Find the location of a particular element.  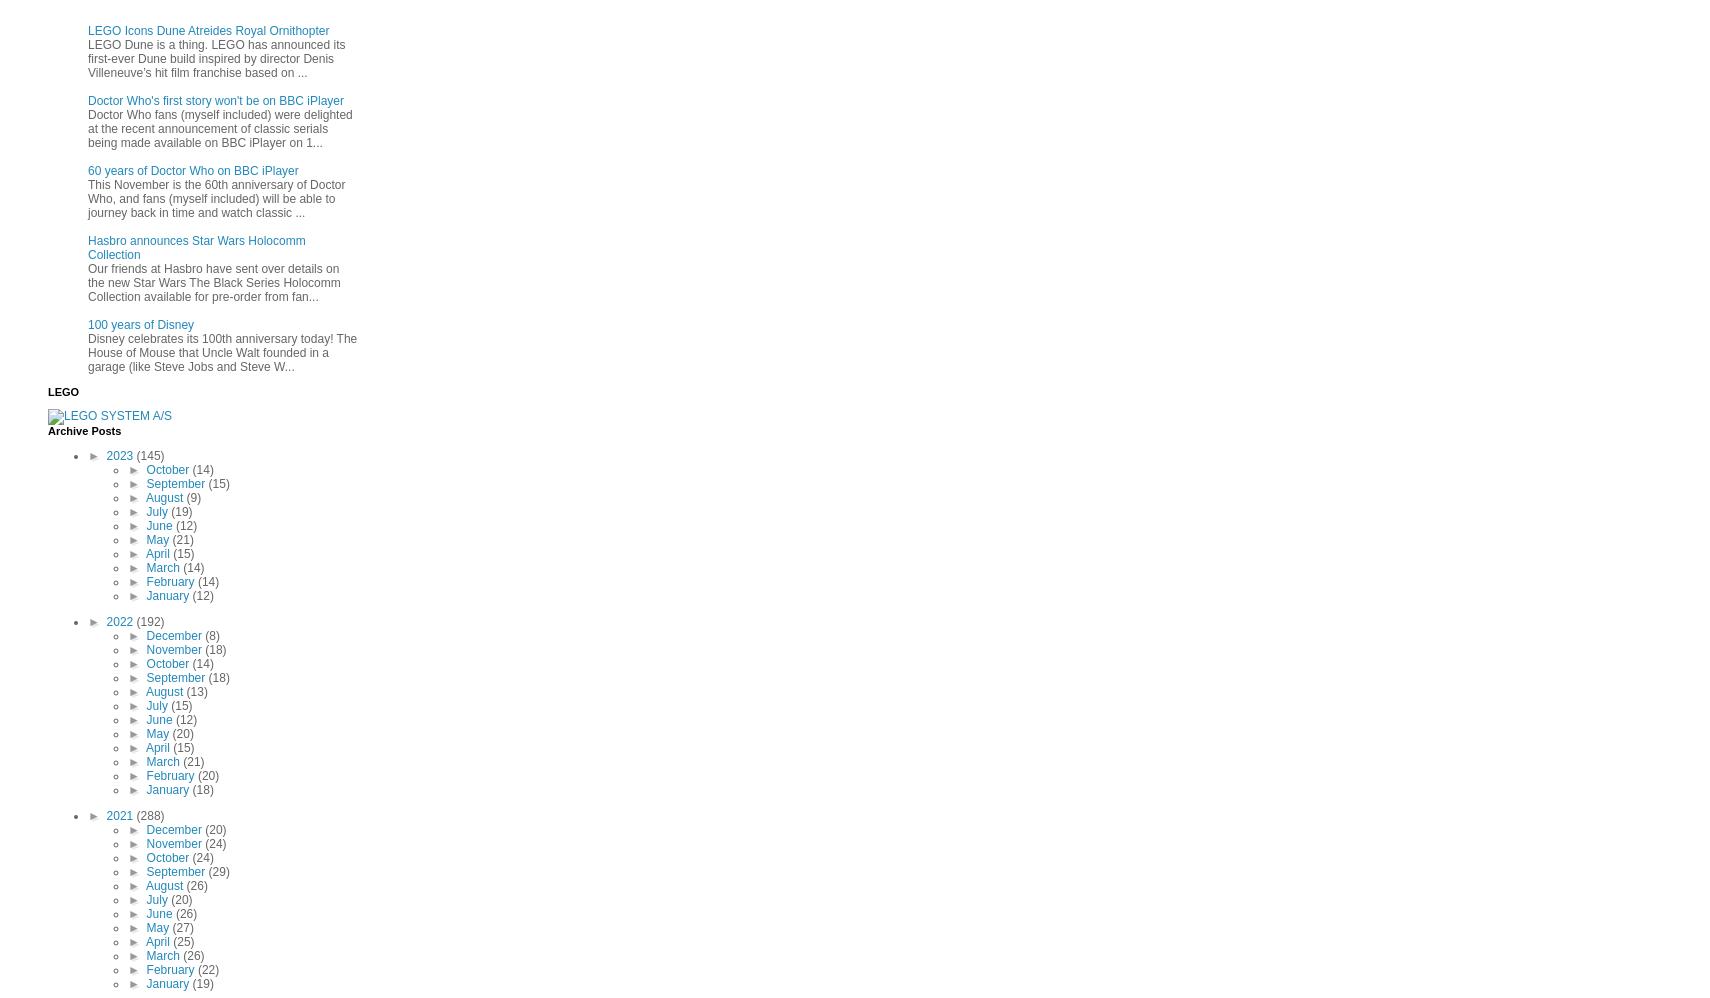

'(29)' is located at coordinates (217, 870).